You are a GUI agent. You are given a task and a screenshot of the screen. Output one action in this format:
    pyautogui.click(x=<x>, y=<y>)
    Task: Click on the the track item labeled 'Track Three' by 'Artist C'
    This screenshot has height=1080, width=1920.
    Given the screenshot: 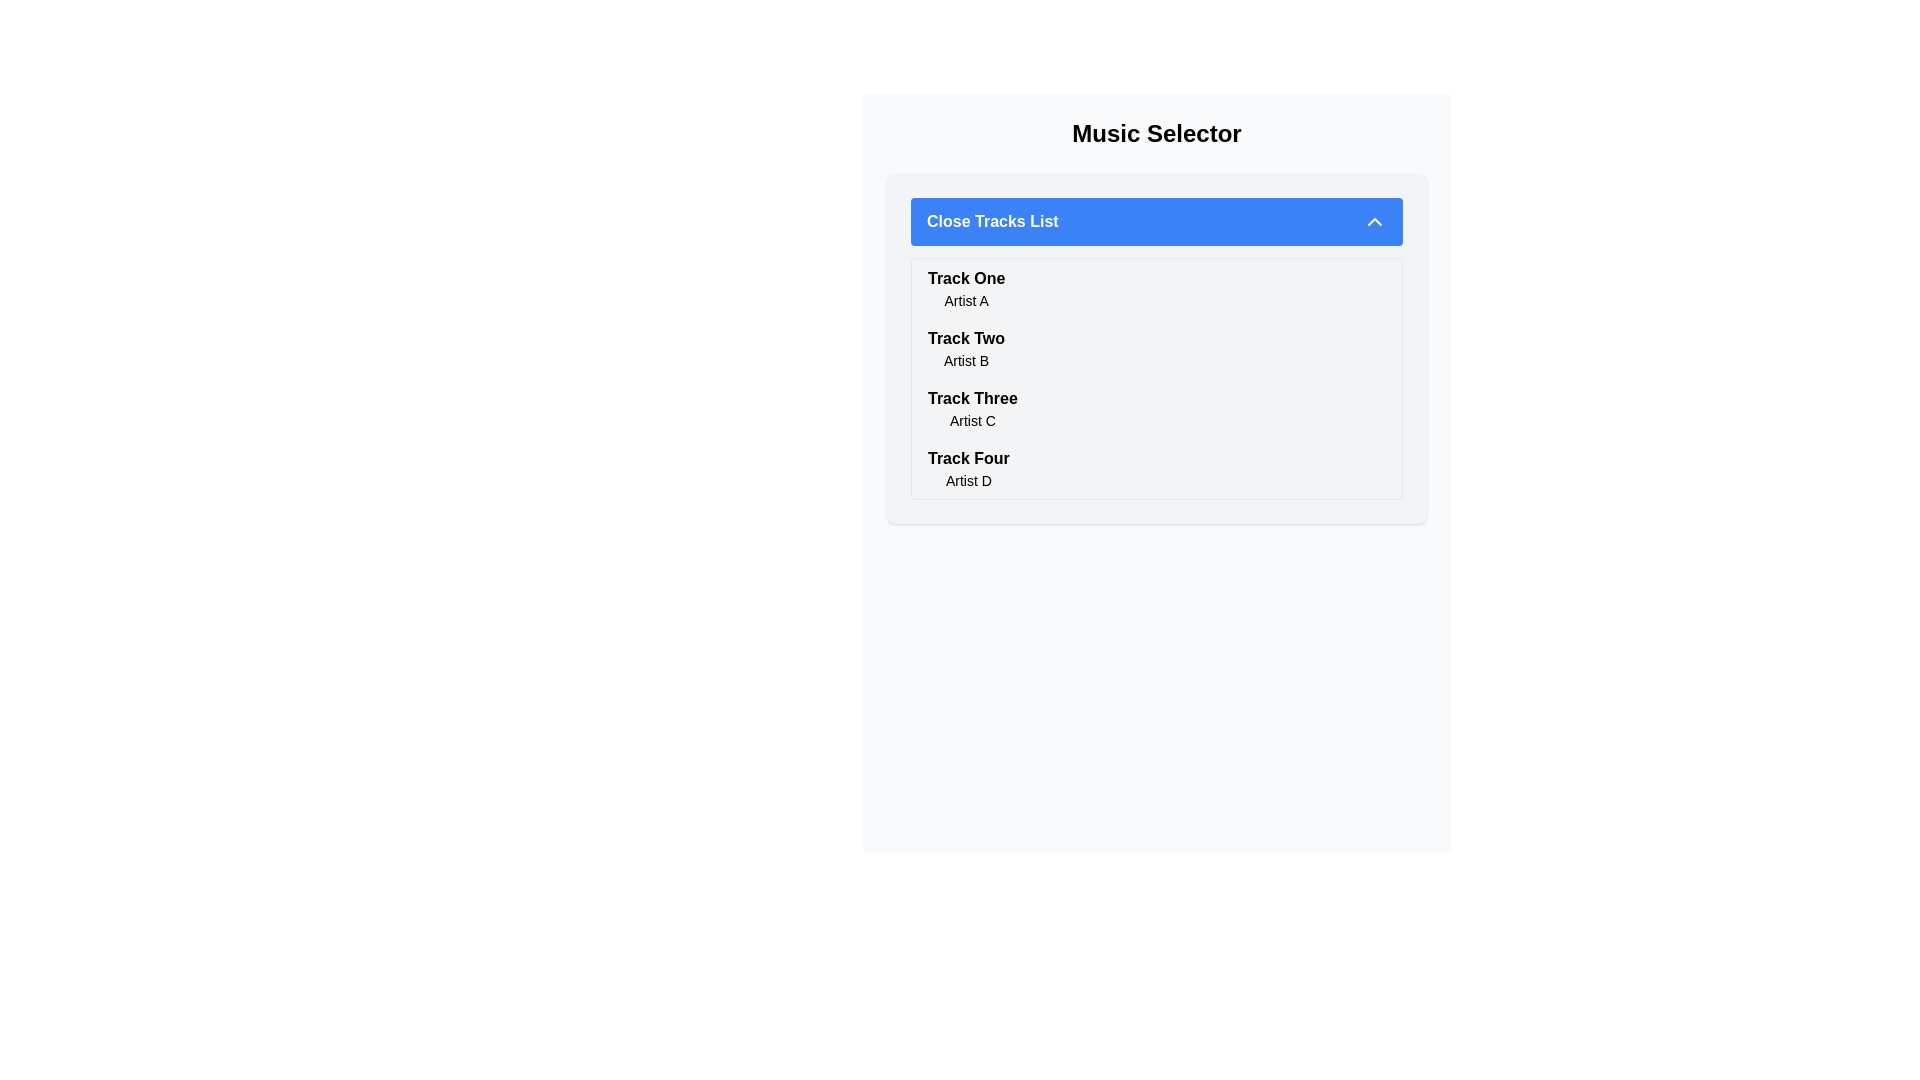 What is the action you would take?
    pyautogui.click(x=972, y=407)
    